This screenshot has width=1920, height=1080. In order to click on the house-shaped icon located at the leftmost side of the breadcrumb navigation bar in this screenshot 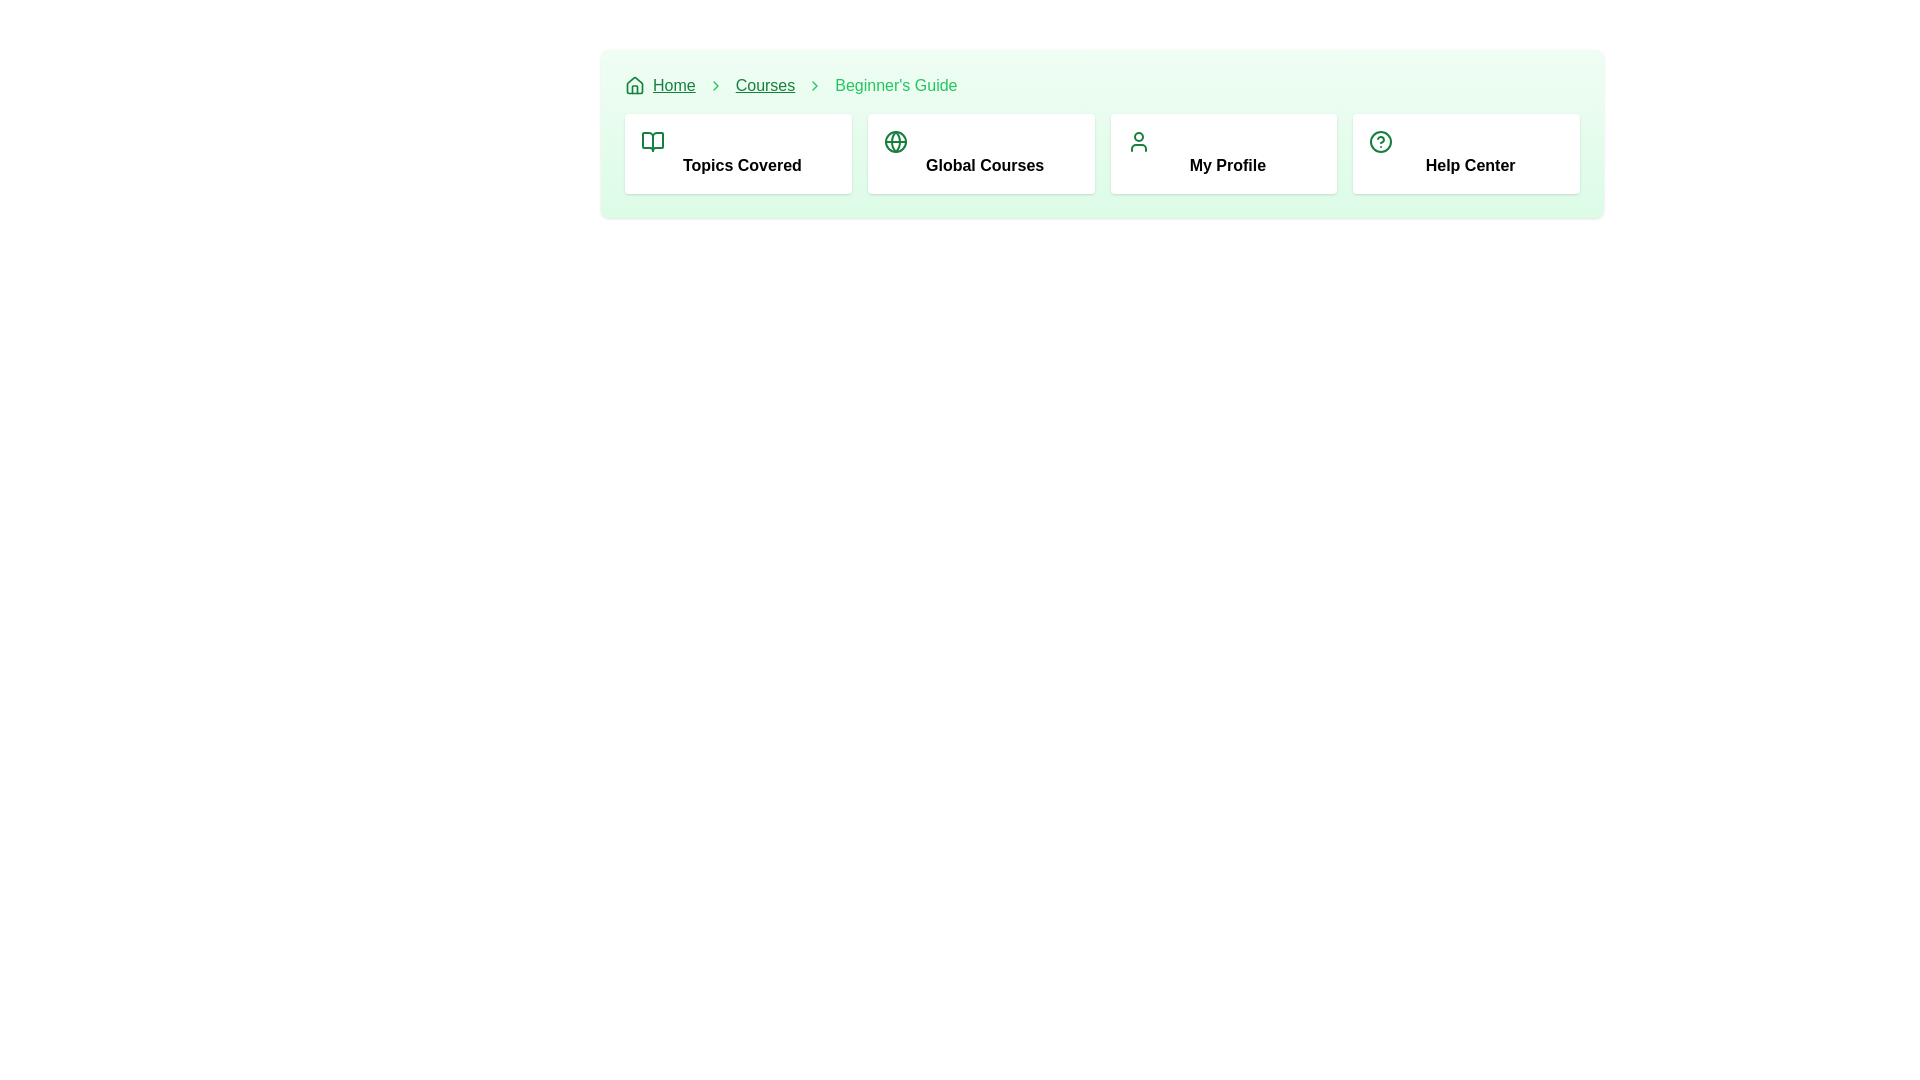, I will do `click(633, 83)`.